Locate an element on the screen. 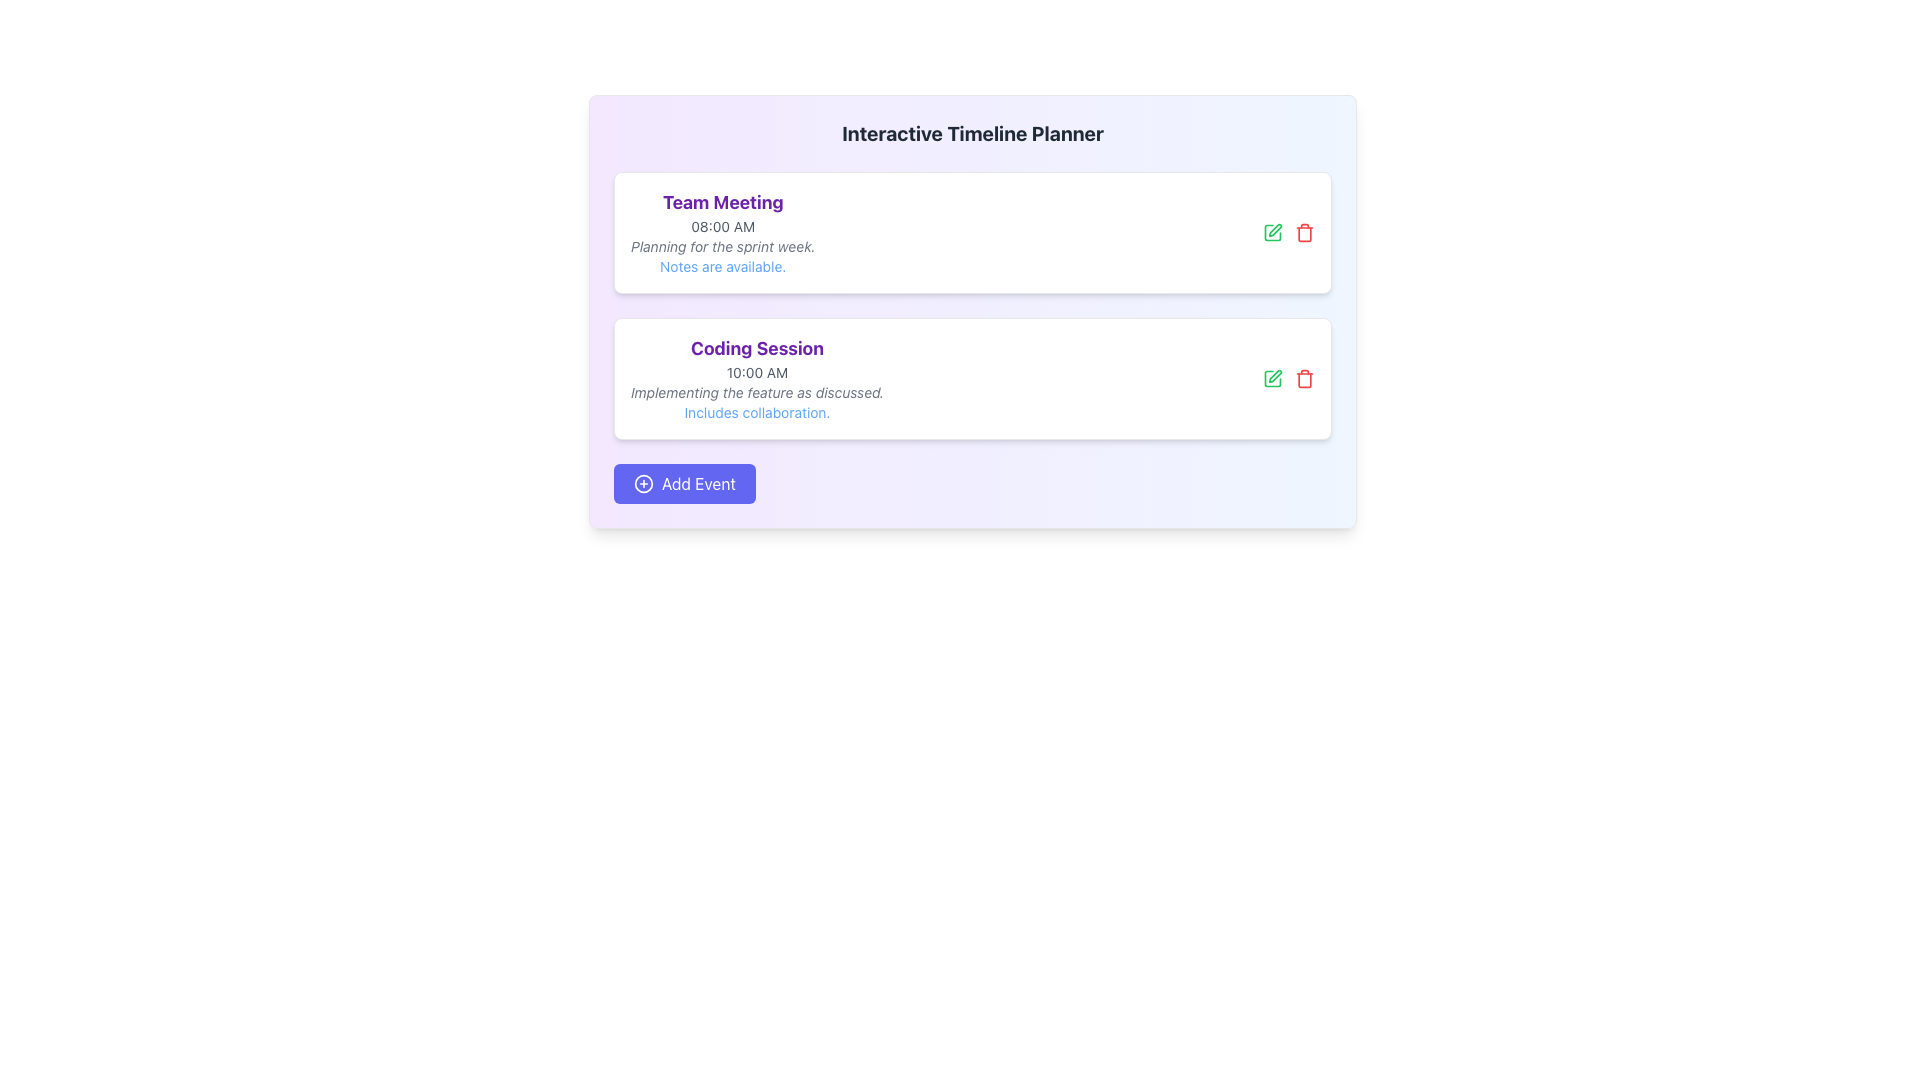 The width and height of the screenshot is (1920, 1080). the Informational Text Block titled 'Team Meeting' is located at coordinates (722, 231).